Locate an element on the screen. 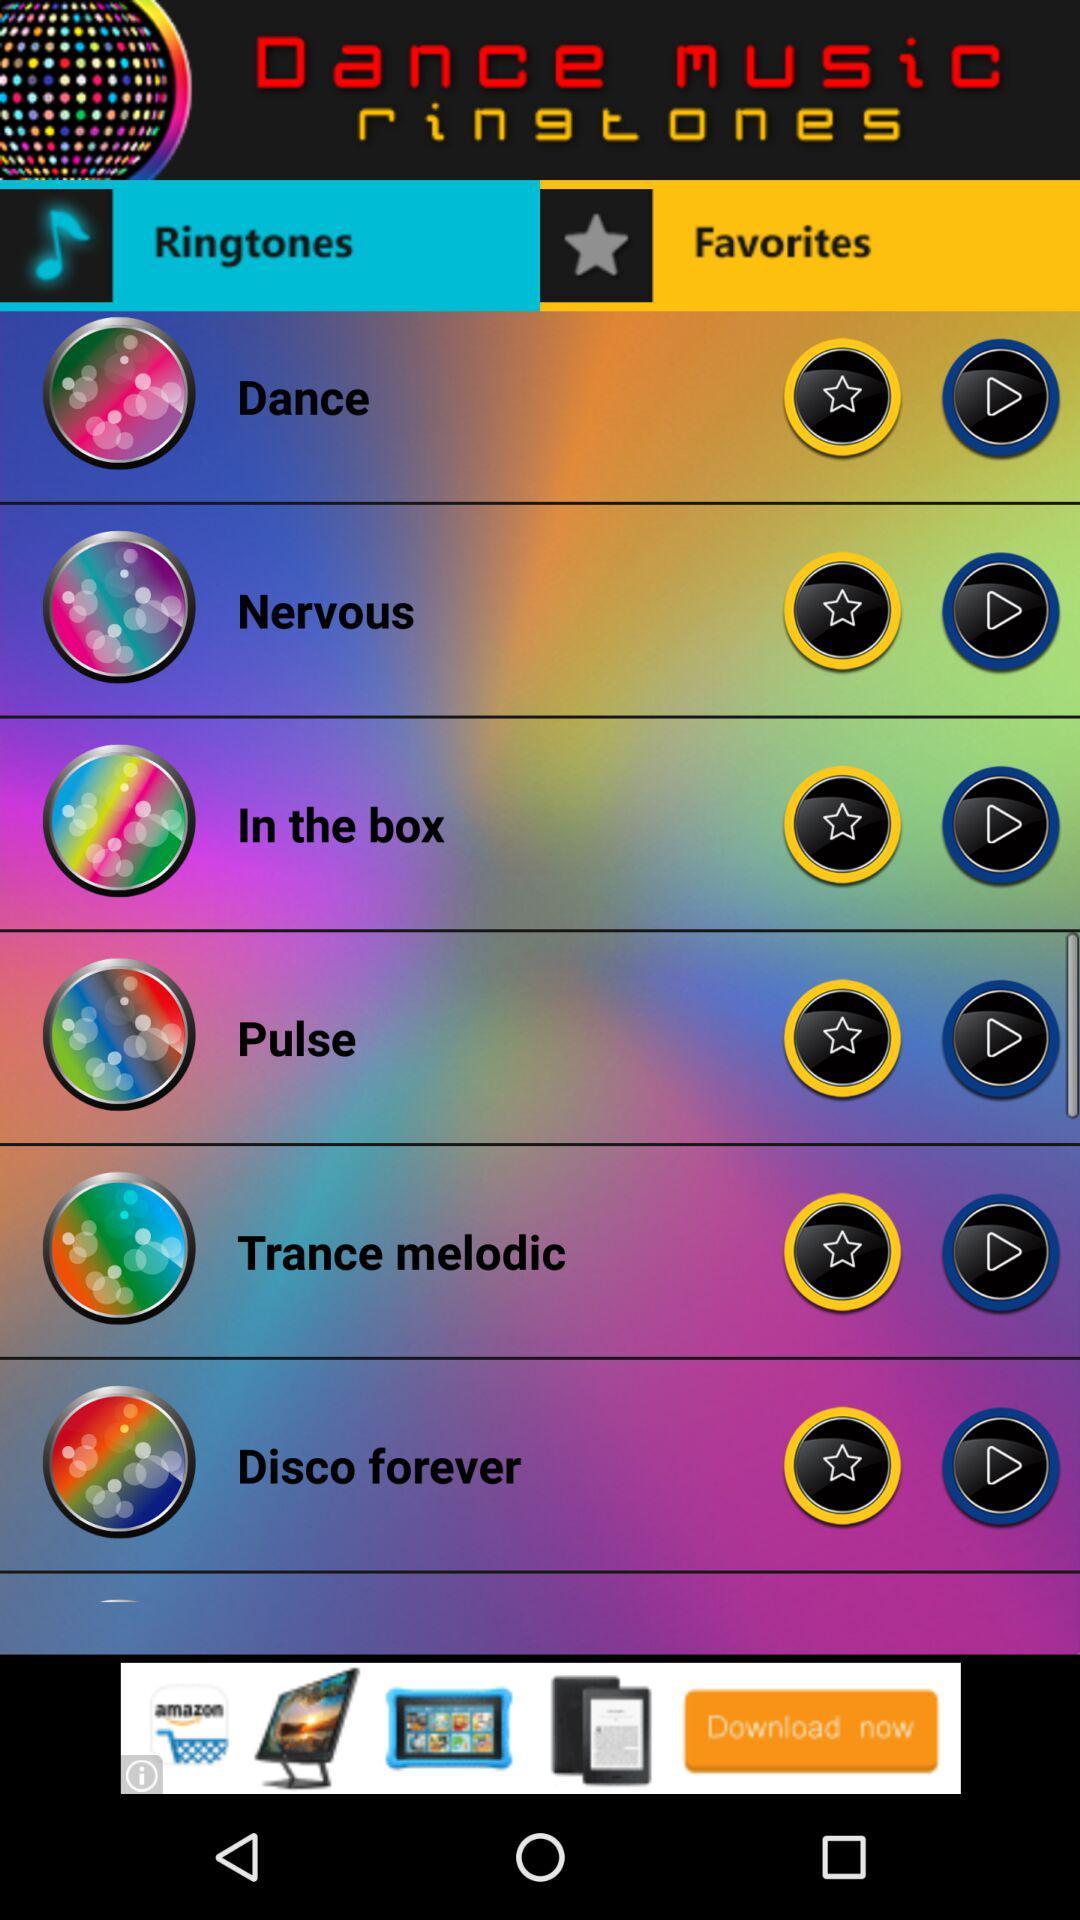 The height and width of the screenshot is (1920, 1080). play option is located at coordinates (1000, 1022).